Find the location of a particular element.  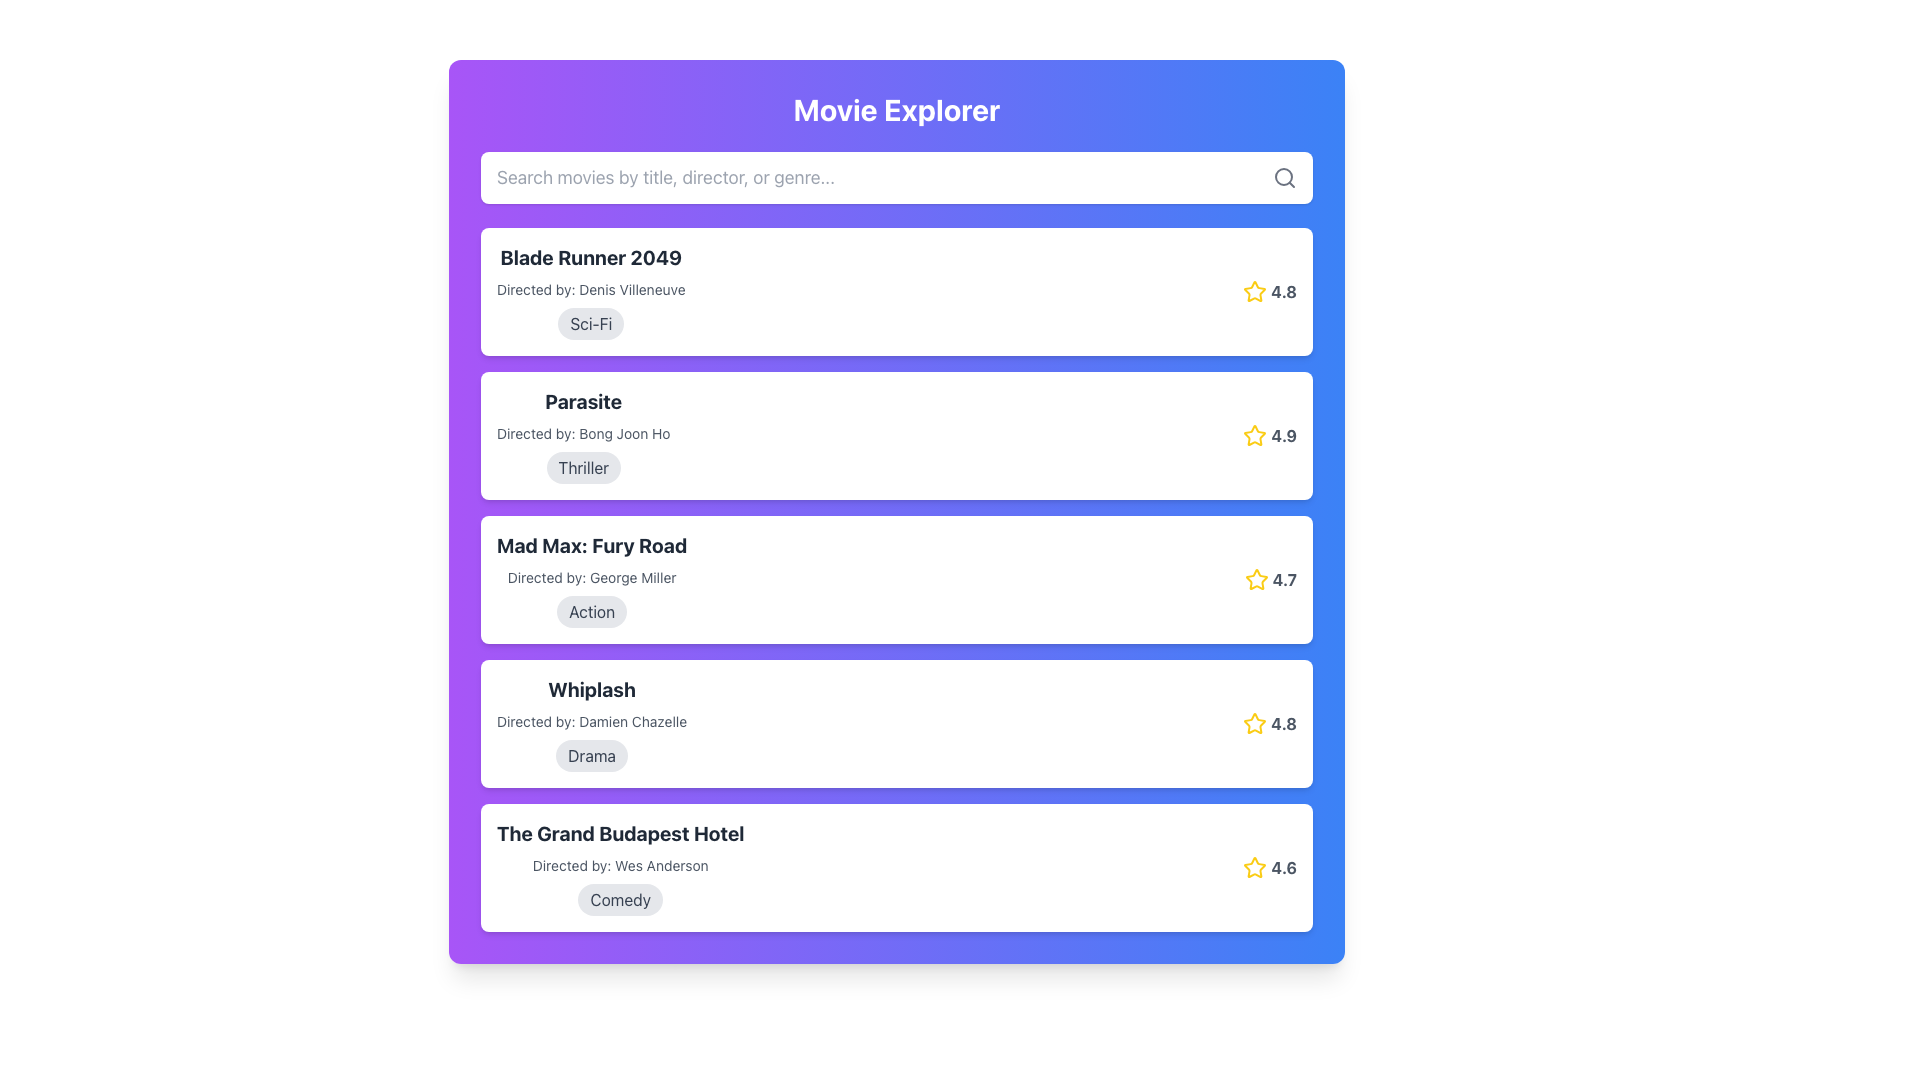

the movie information card, which is the fifth card in a vertical list that displays details such as title, director, genre, and rating is located at coordinates (896, 866).